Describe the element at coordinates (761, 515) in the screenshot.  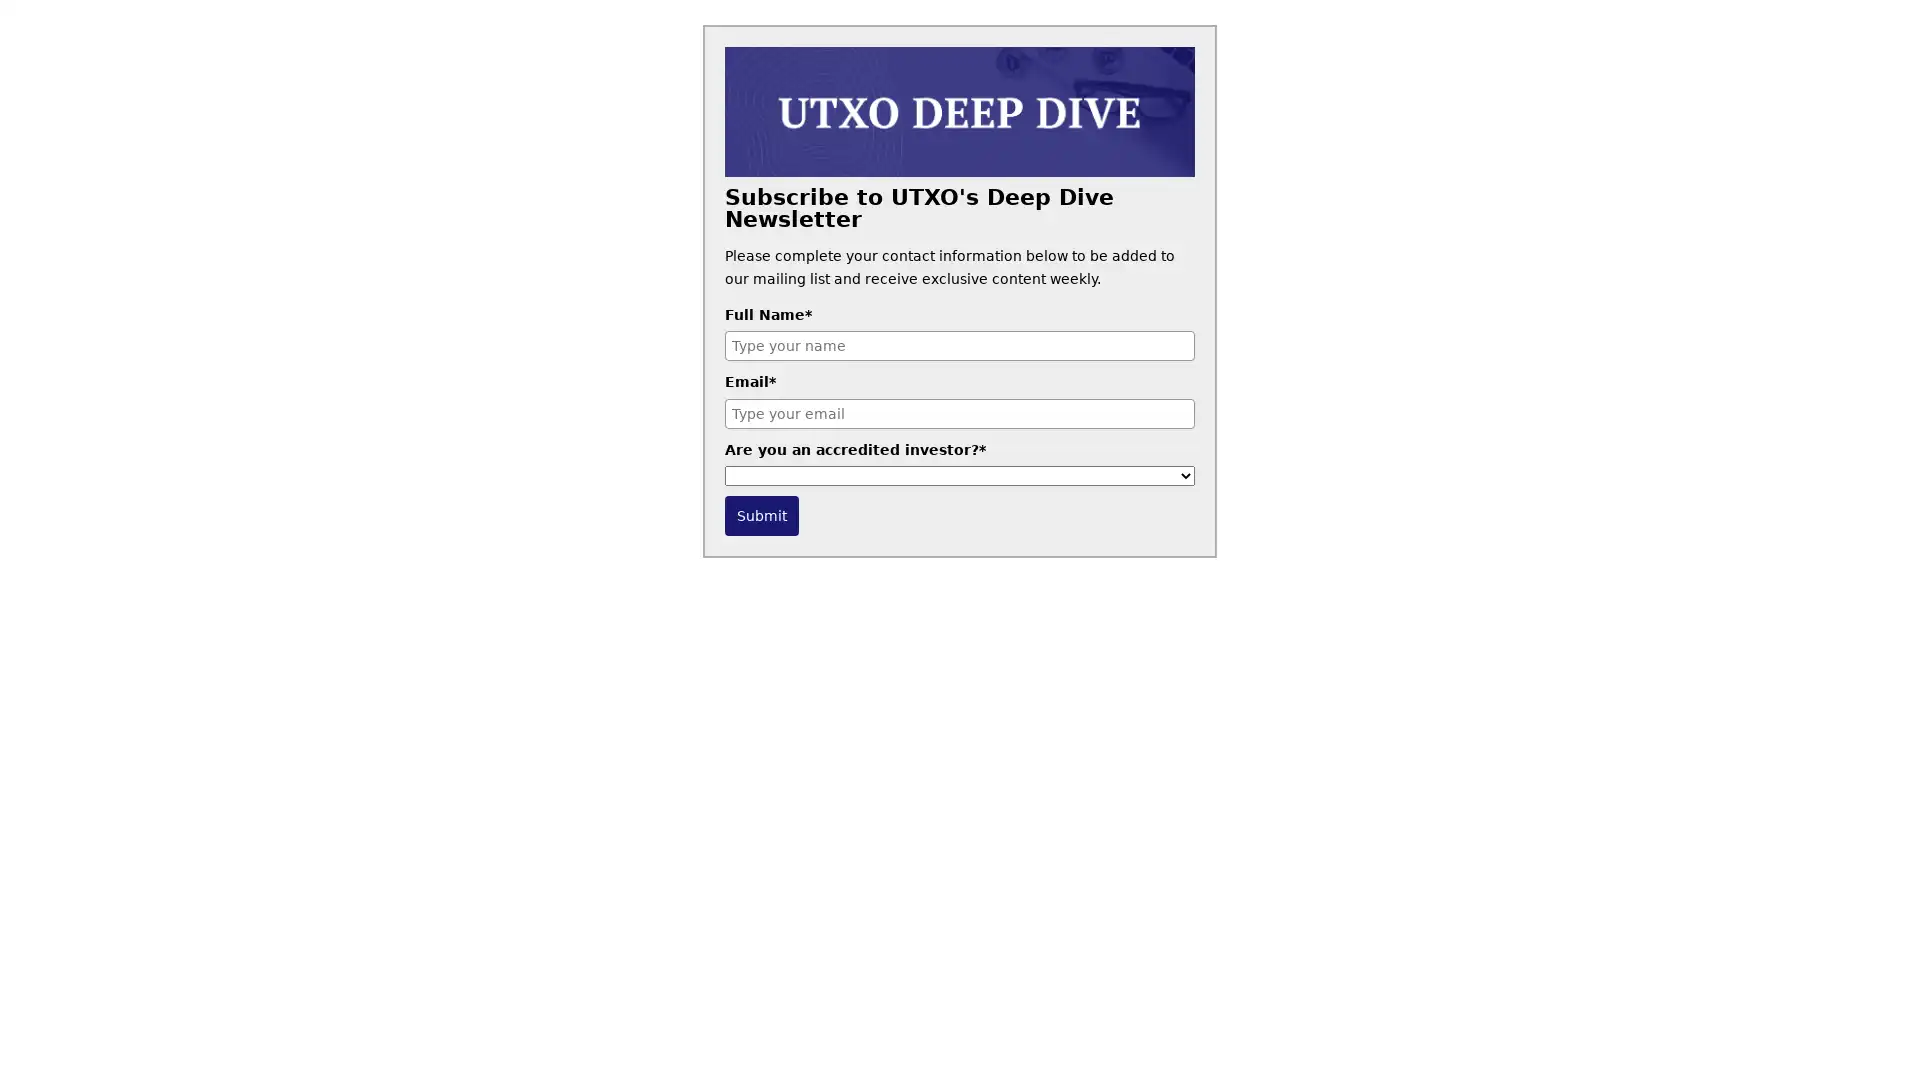
I see `Submit` at that location.